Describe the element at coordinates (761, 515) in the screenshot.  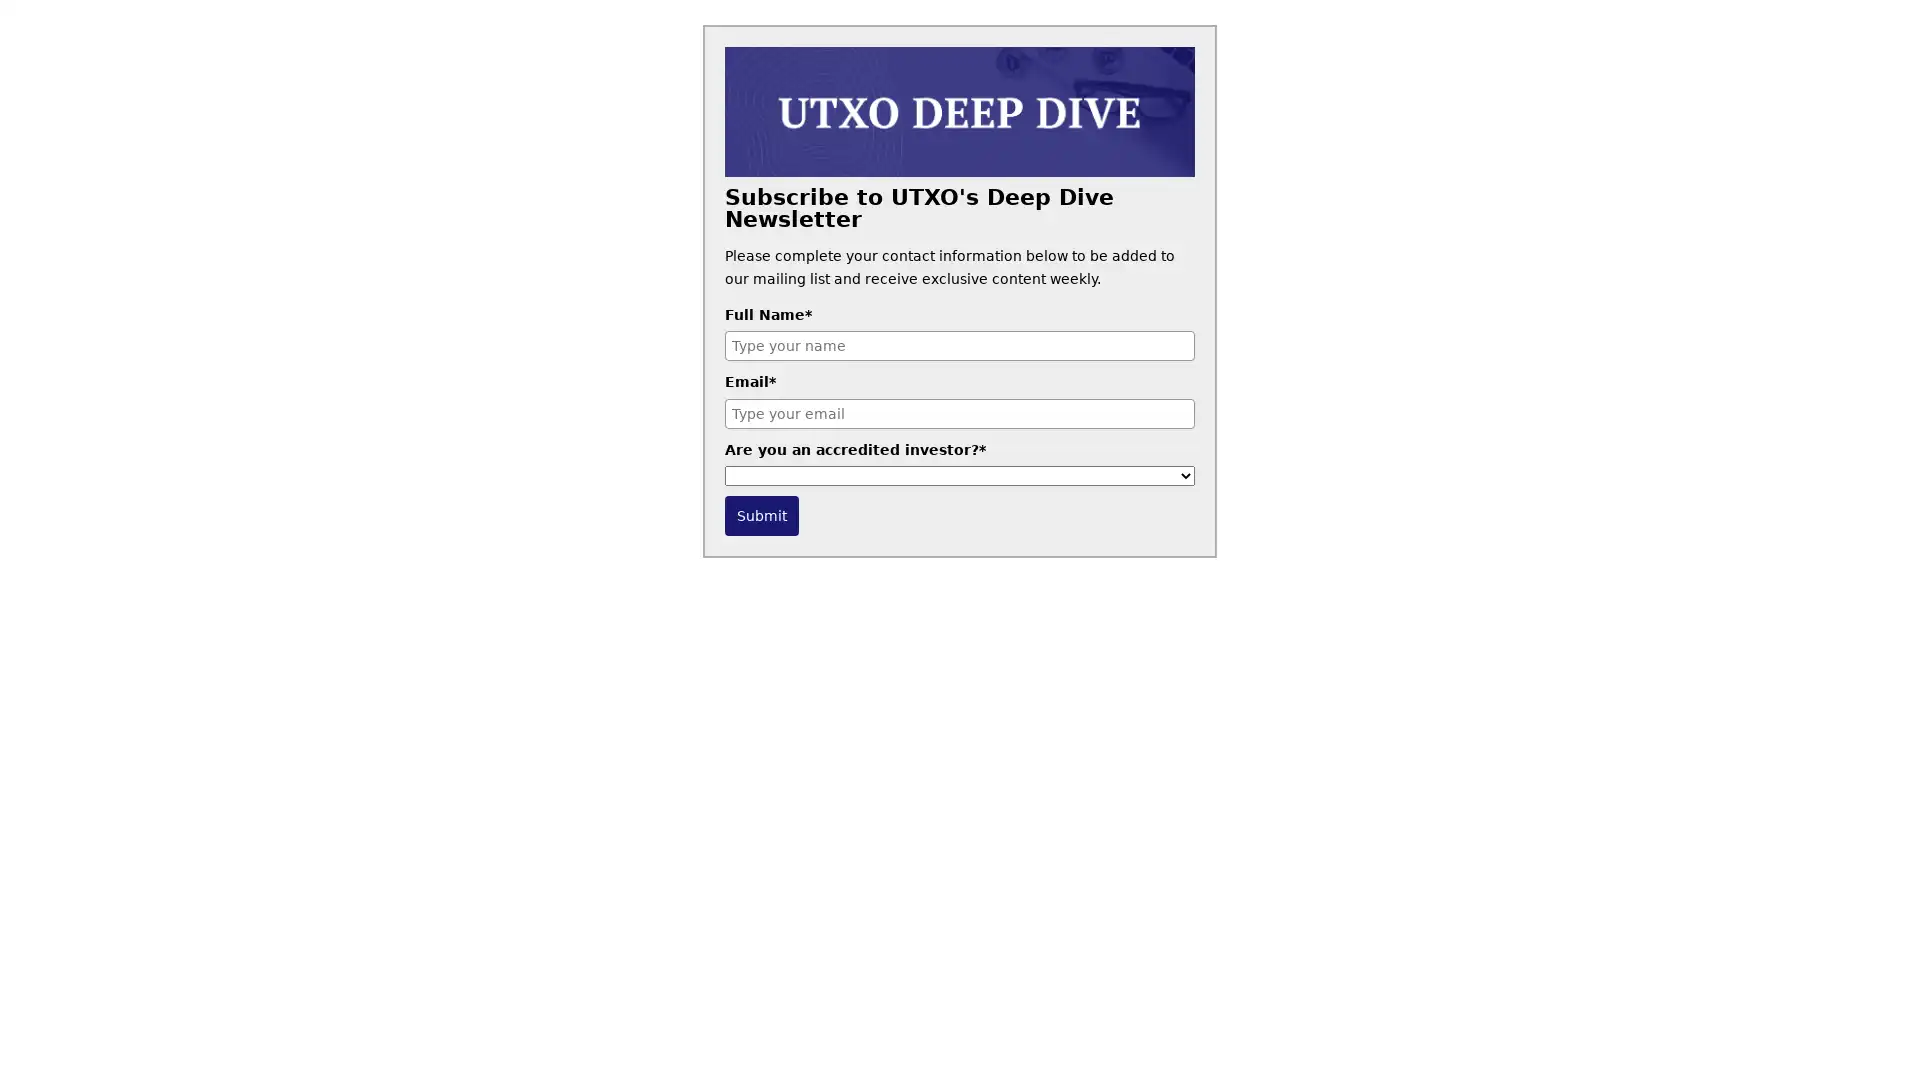
I see `Submit` at that location.